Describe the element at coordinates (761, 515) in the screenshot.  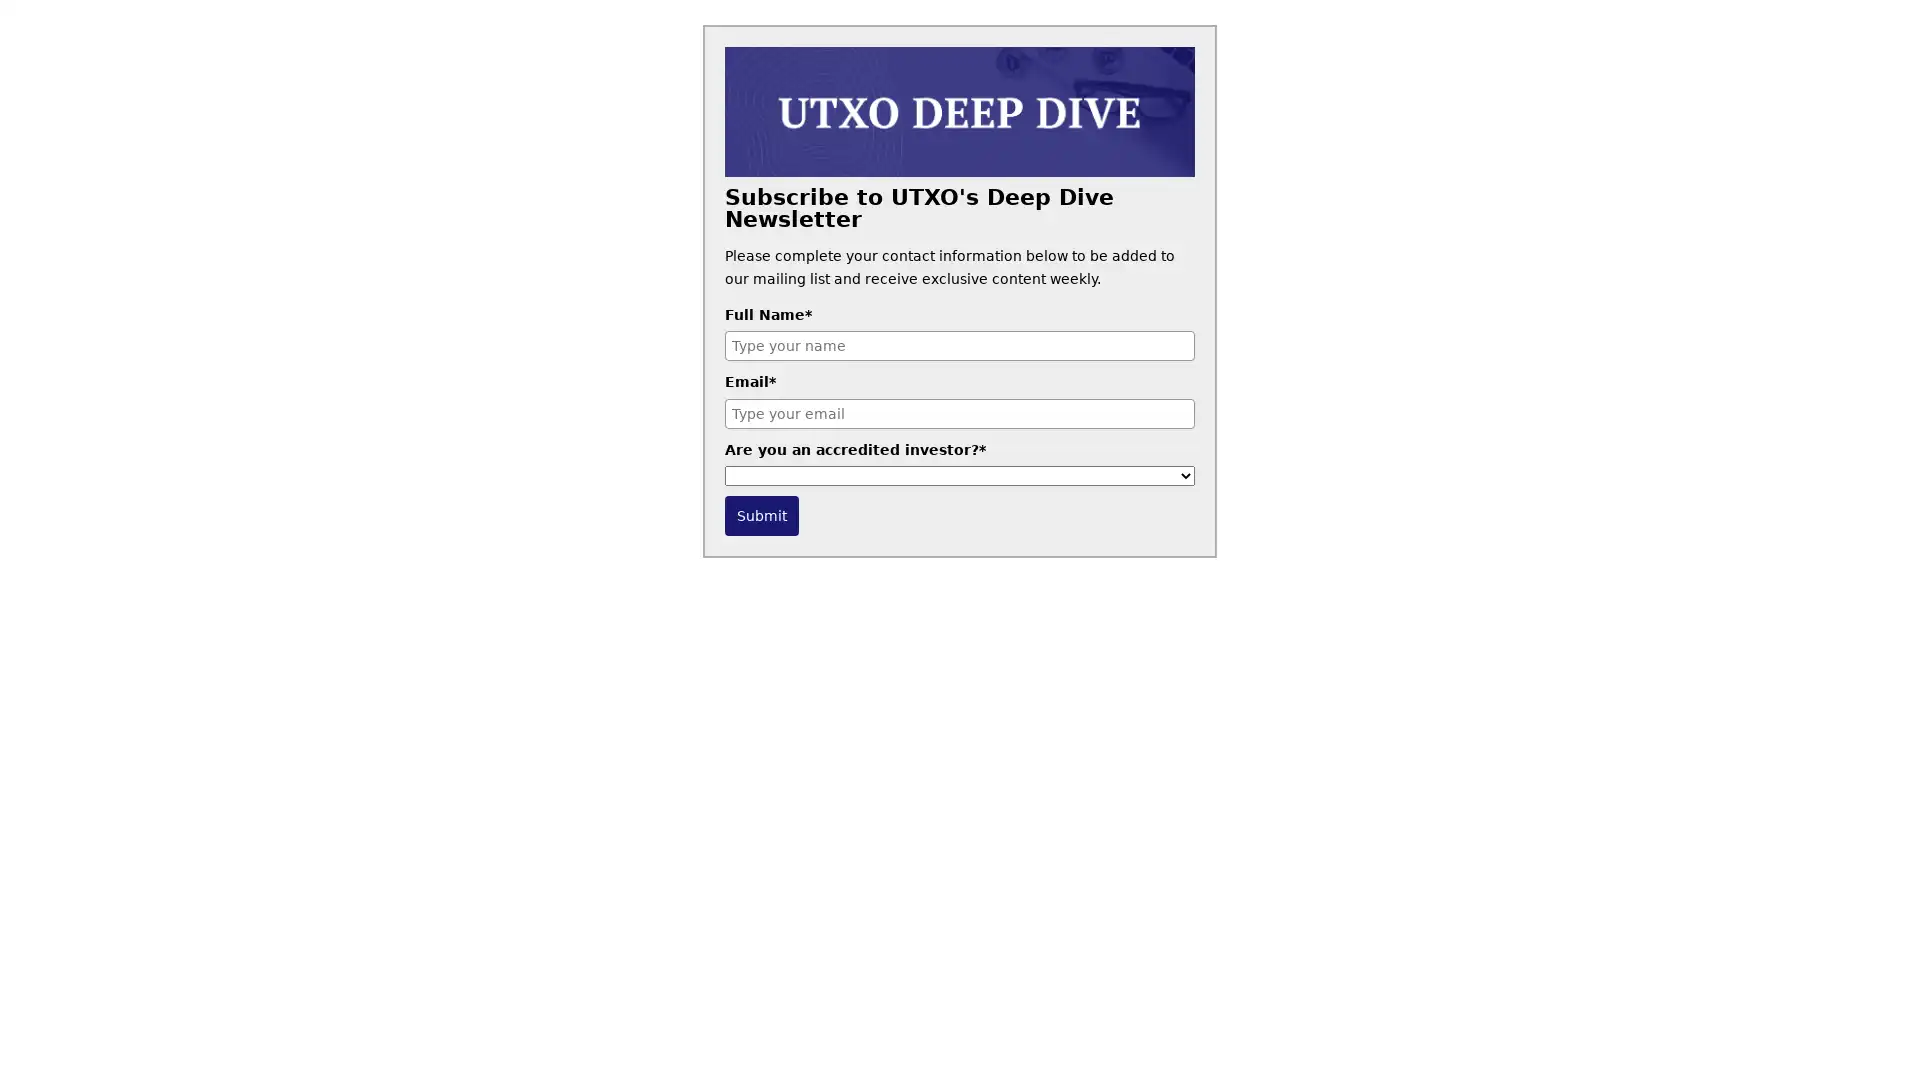
I see `Submit` at that location.